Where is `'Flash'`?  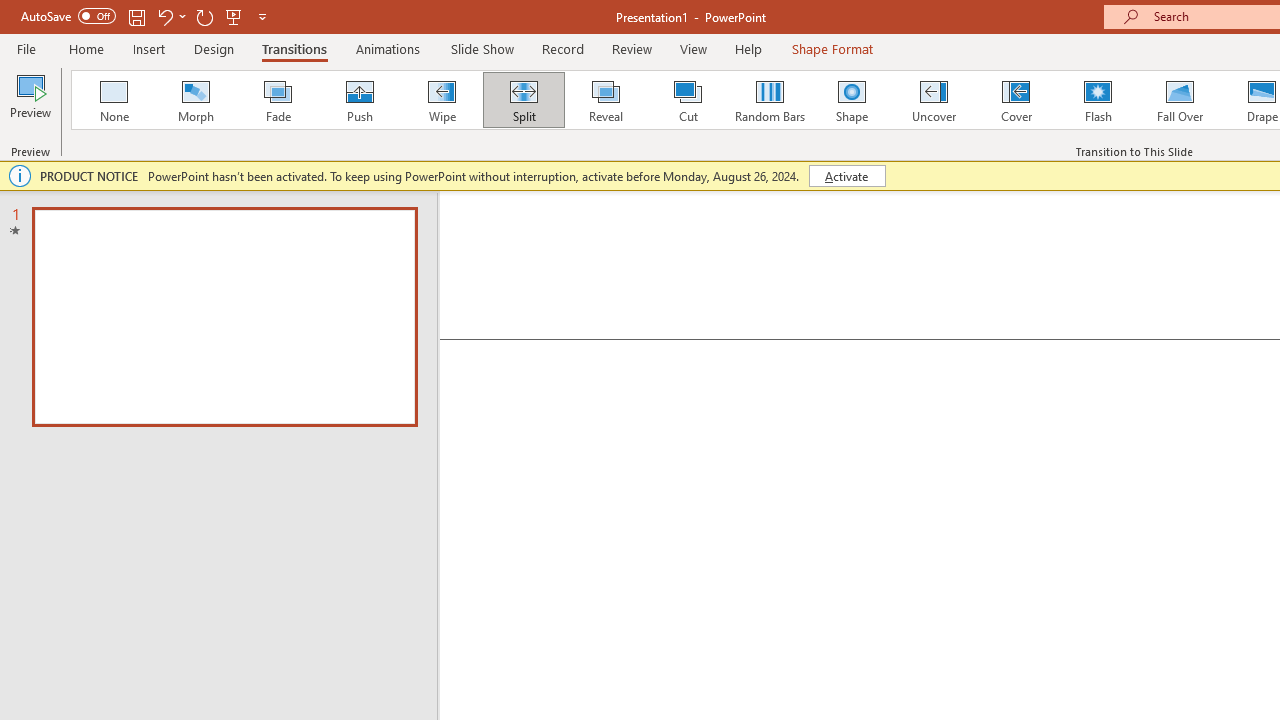
'Flash' is located at coordinates (1097, 100).